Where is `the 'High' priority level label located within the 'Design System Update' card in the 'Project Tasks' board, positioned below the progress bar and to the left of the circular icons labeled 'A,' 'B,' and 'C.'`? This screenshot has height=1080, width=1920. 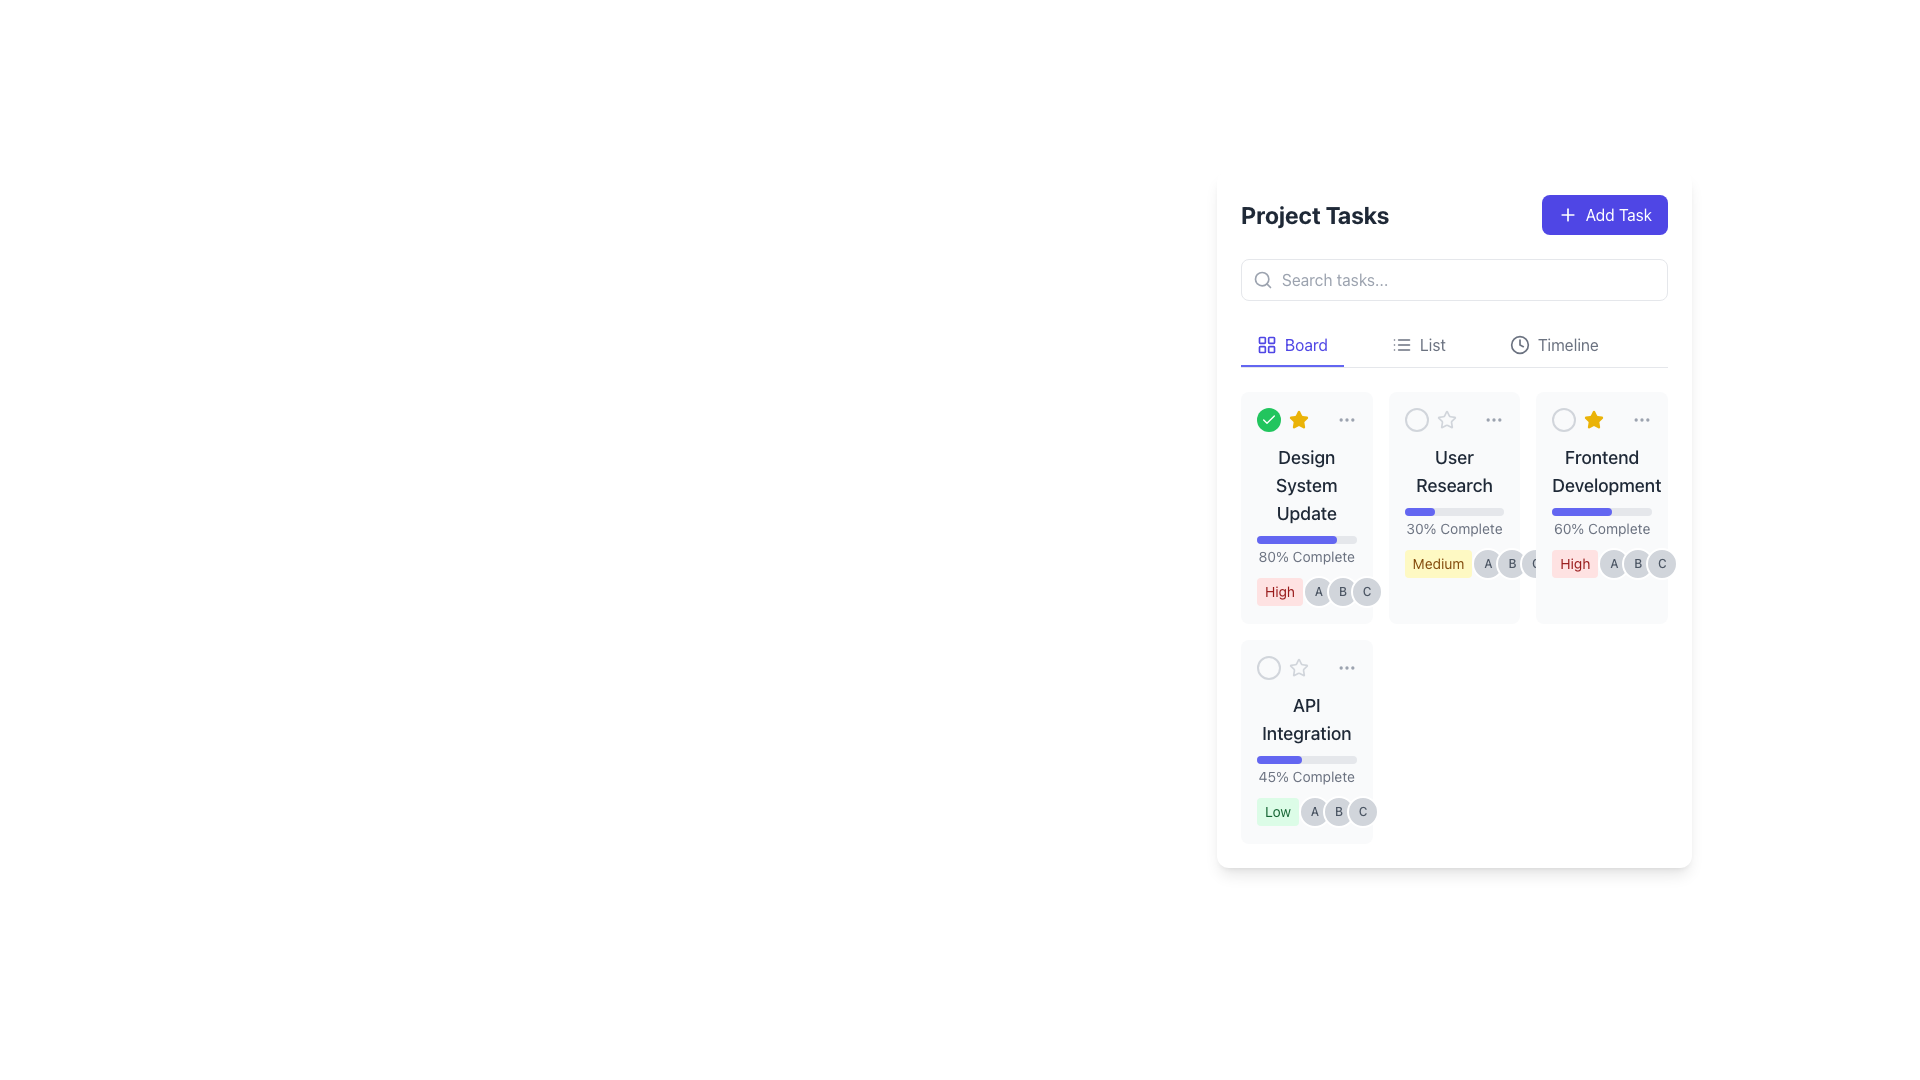
the 'High' priority level label located within the 'Design System Update' card in the 'Project Tasks' board, positioned below the progress bar and to the left of the circular icons labeled 'A,' 'B,' and 'C.' is located at coordinates (1280, 590).